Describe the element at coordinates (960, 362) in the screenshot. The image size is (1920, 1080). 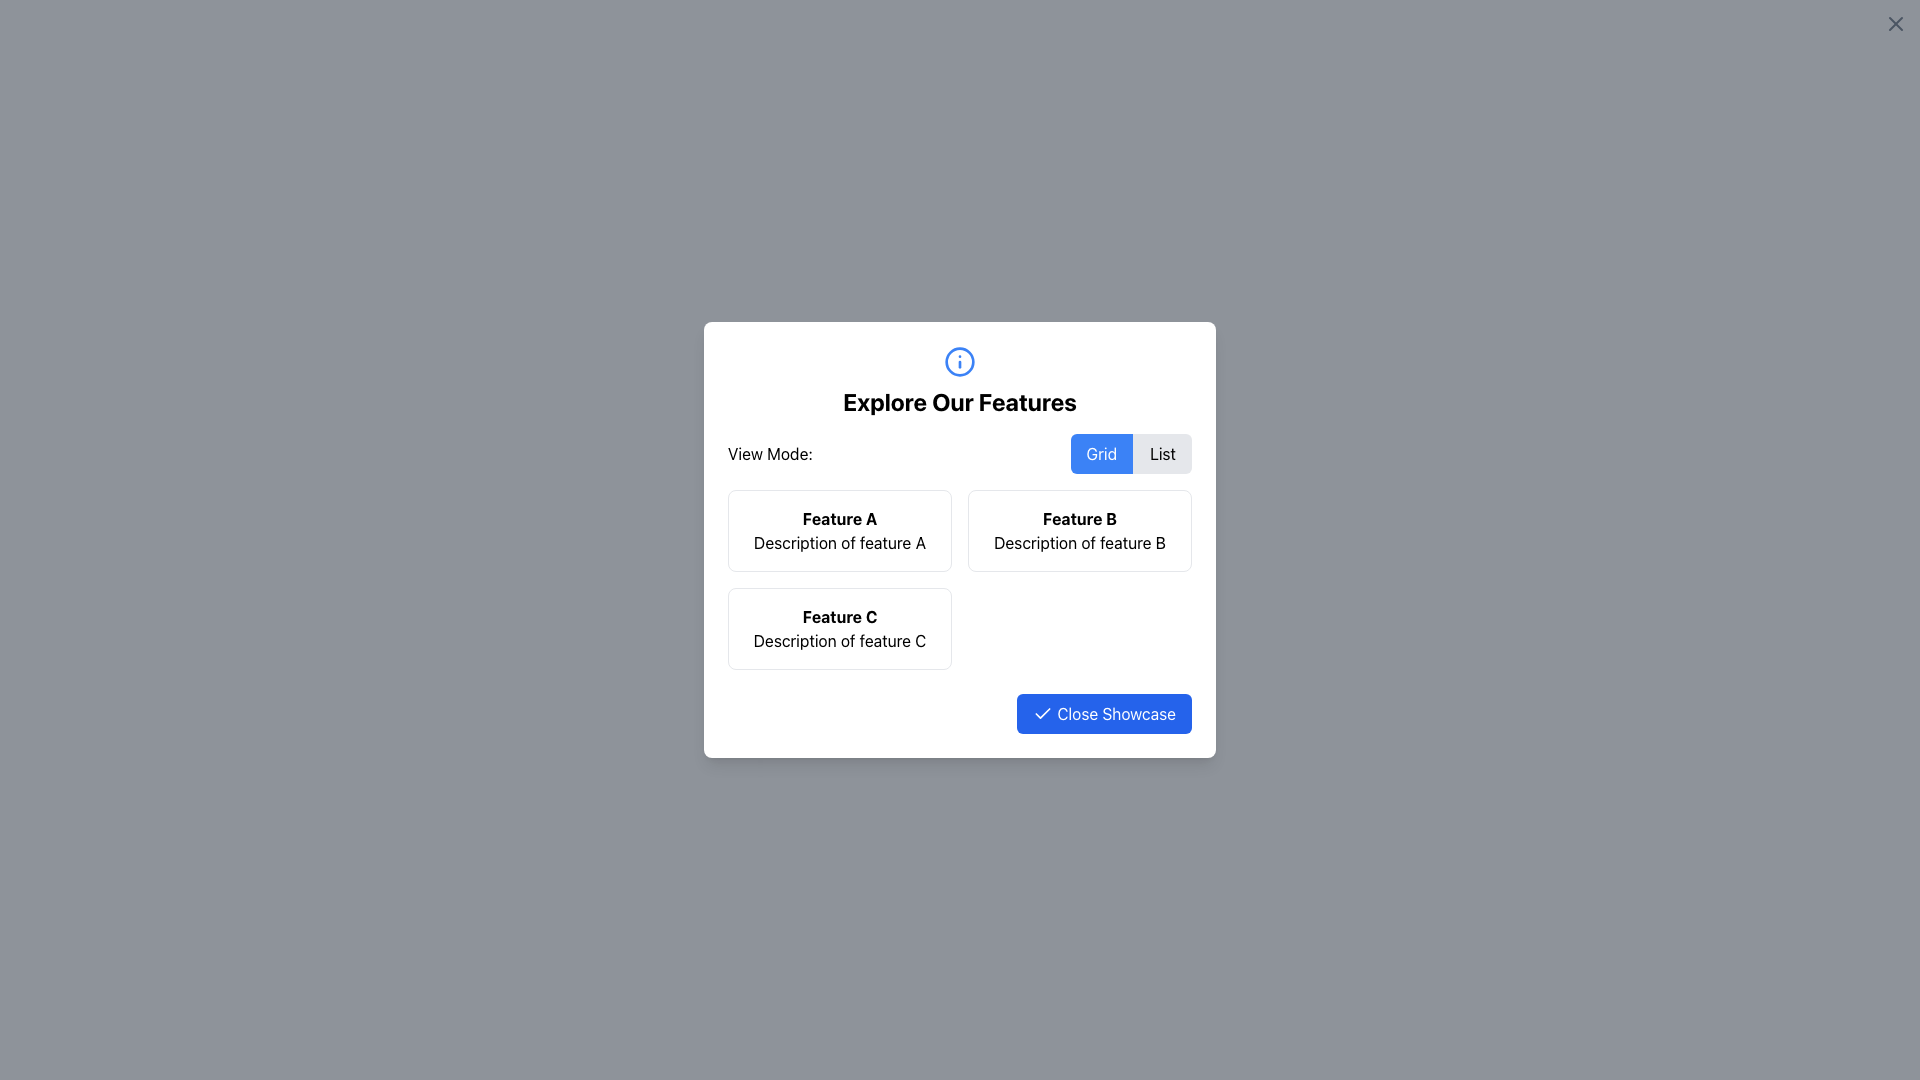
I see `the information icon located at the top of the card displaying 'Explore Our Features' to receive more information` at that location.